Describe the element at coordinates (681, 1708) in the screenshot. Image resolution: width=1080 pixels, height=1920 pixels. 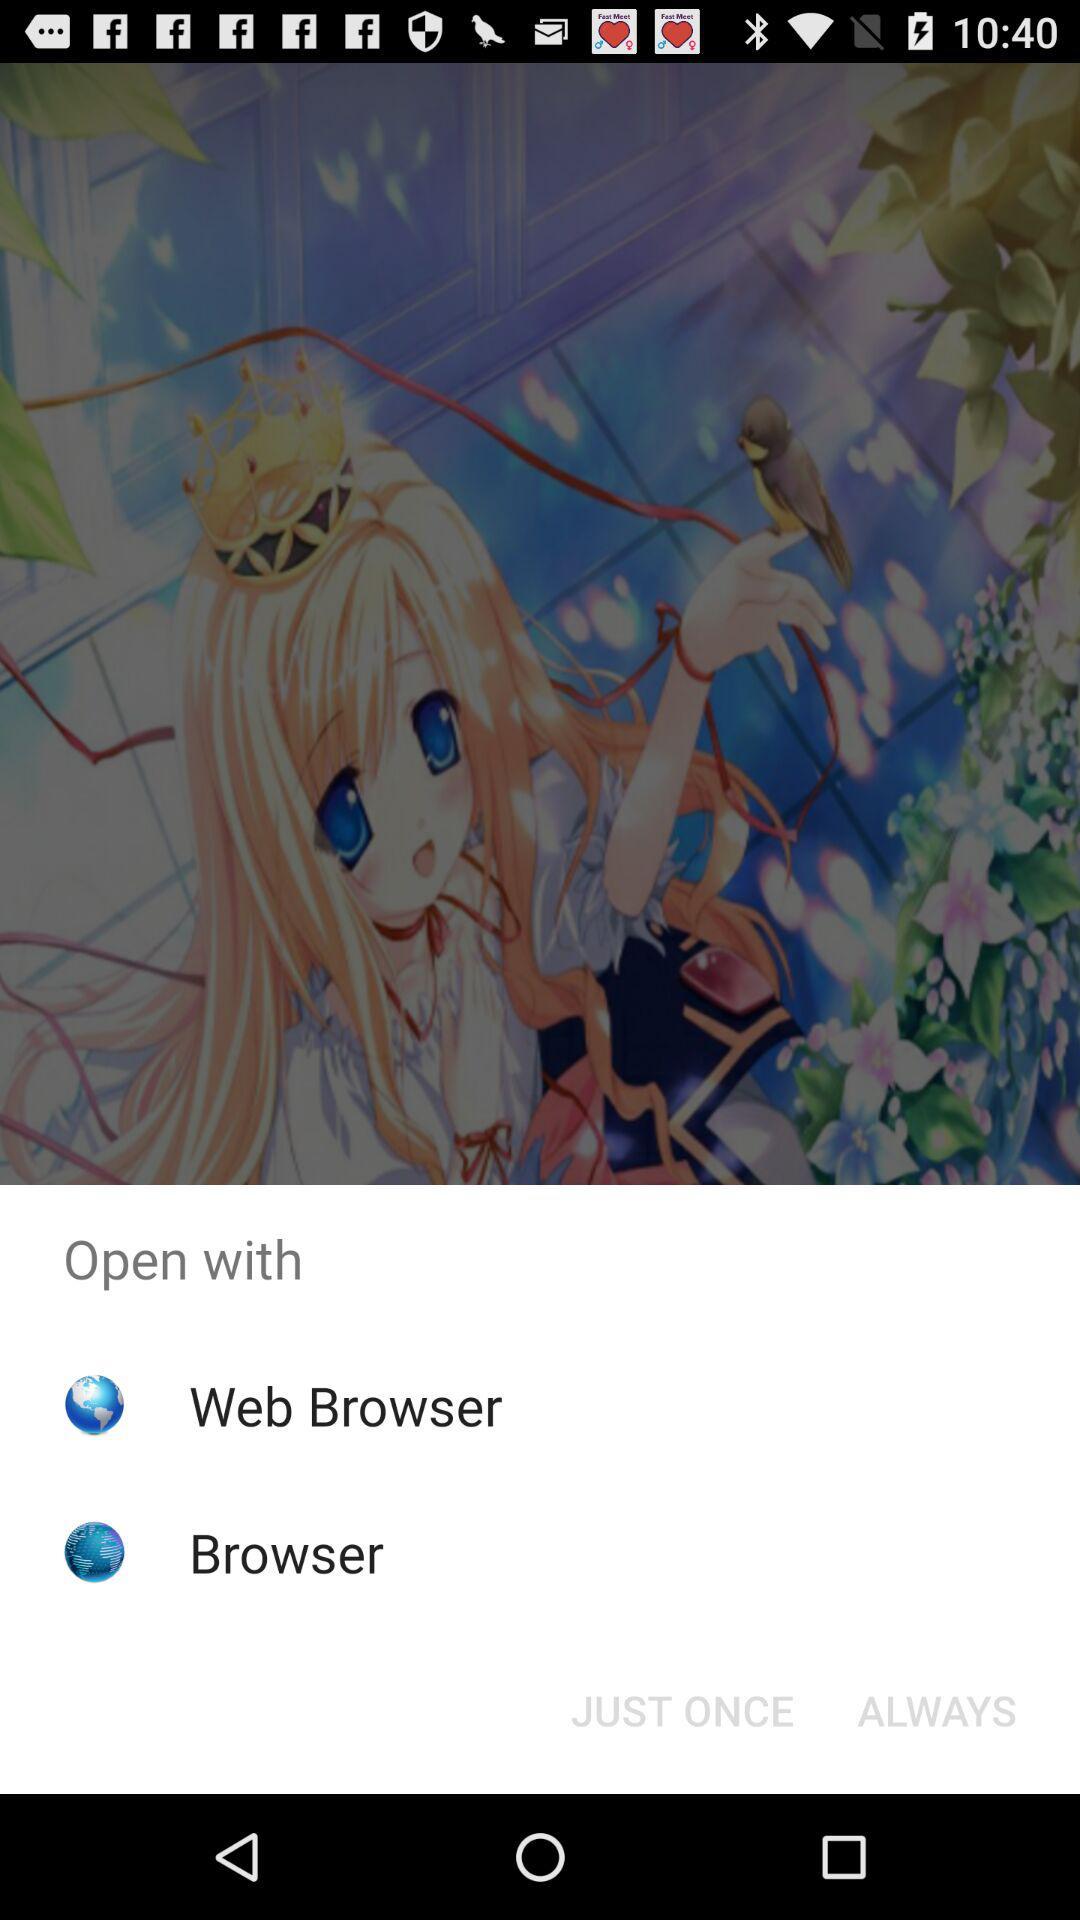
I see `just once` at that location.